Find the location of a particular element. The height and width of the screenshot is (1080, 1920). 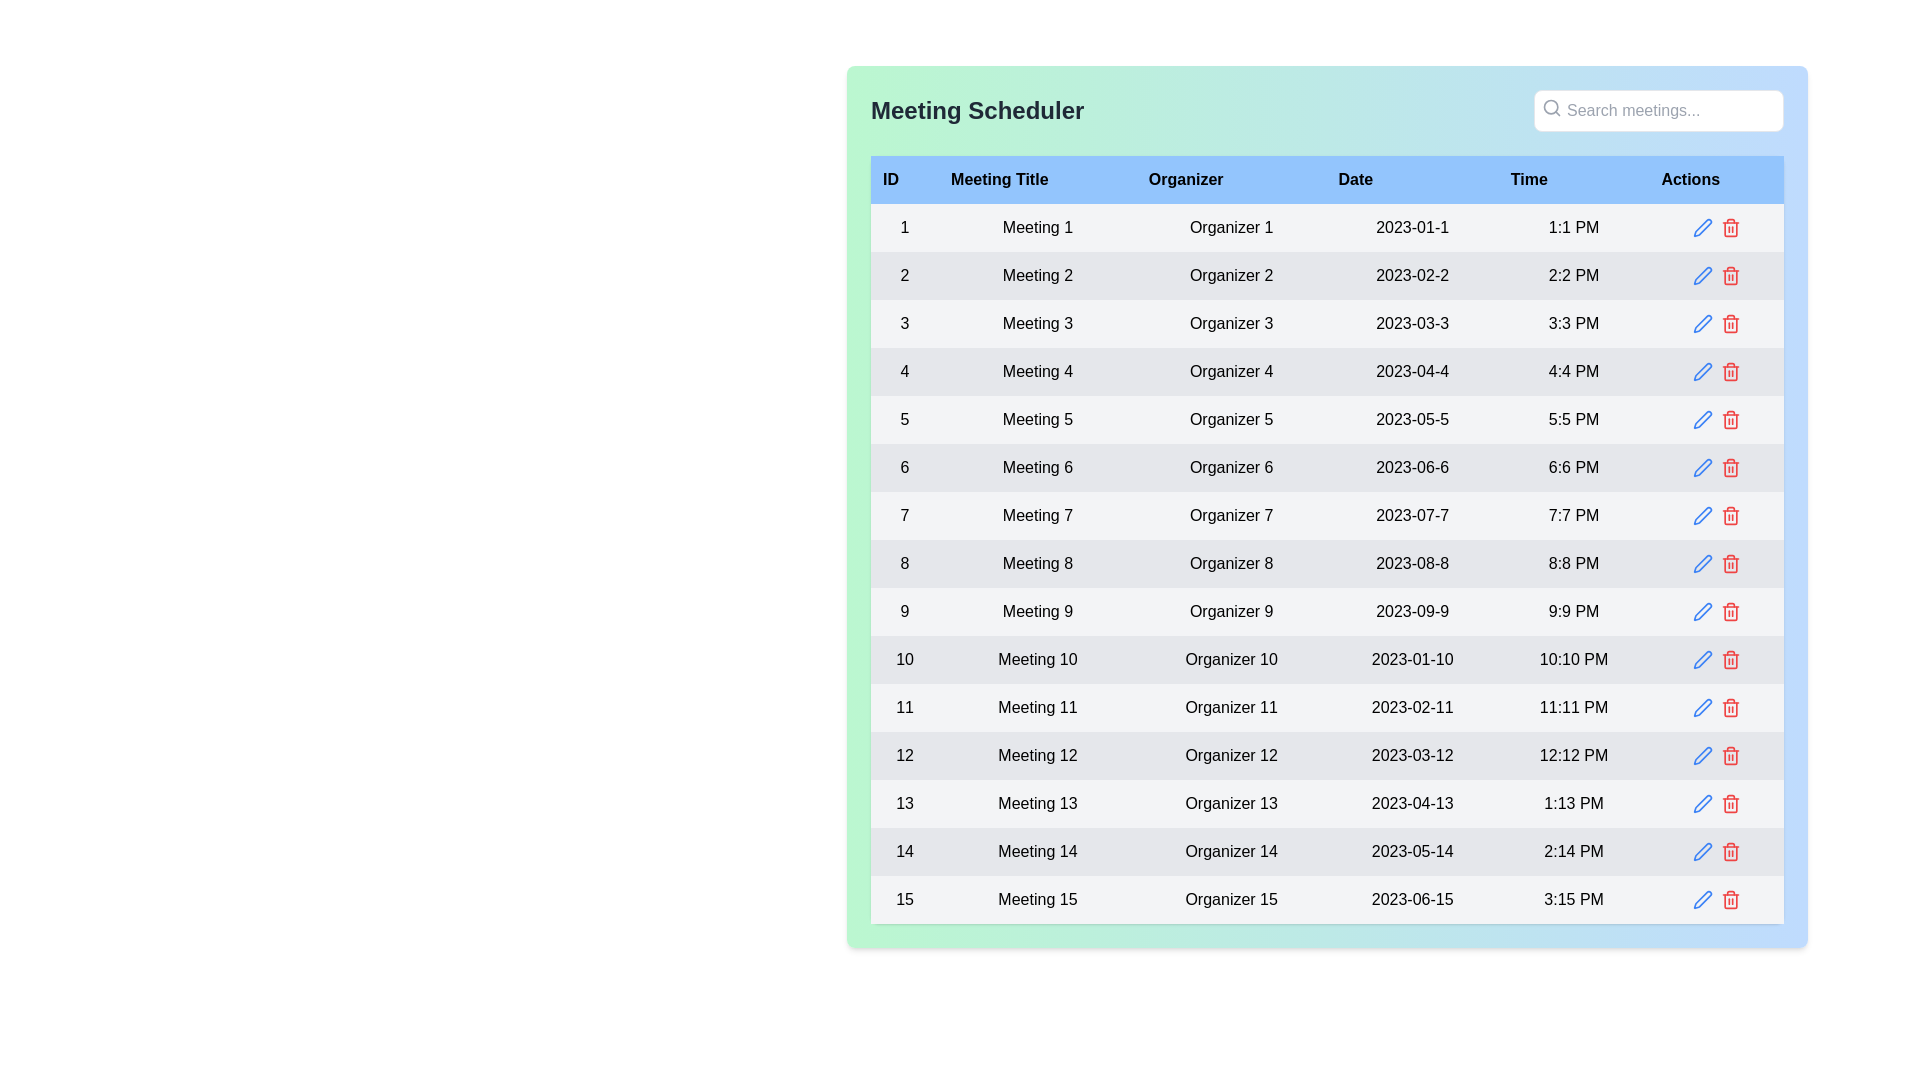

the blue pencil icon in the 'Actions' column of the row labeled '9' for 'Meeting 9' is located at coordinates (1715, 611).